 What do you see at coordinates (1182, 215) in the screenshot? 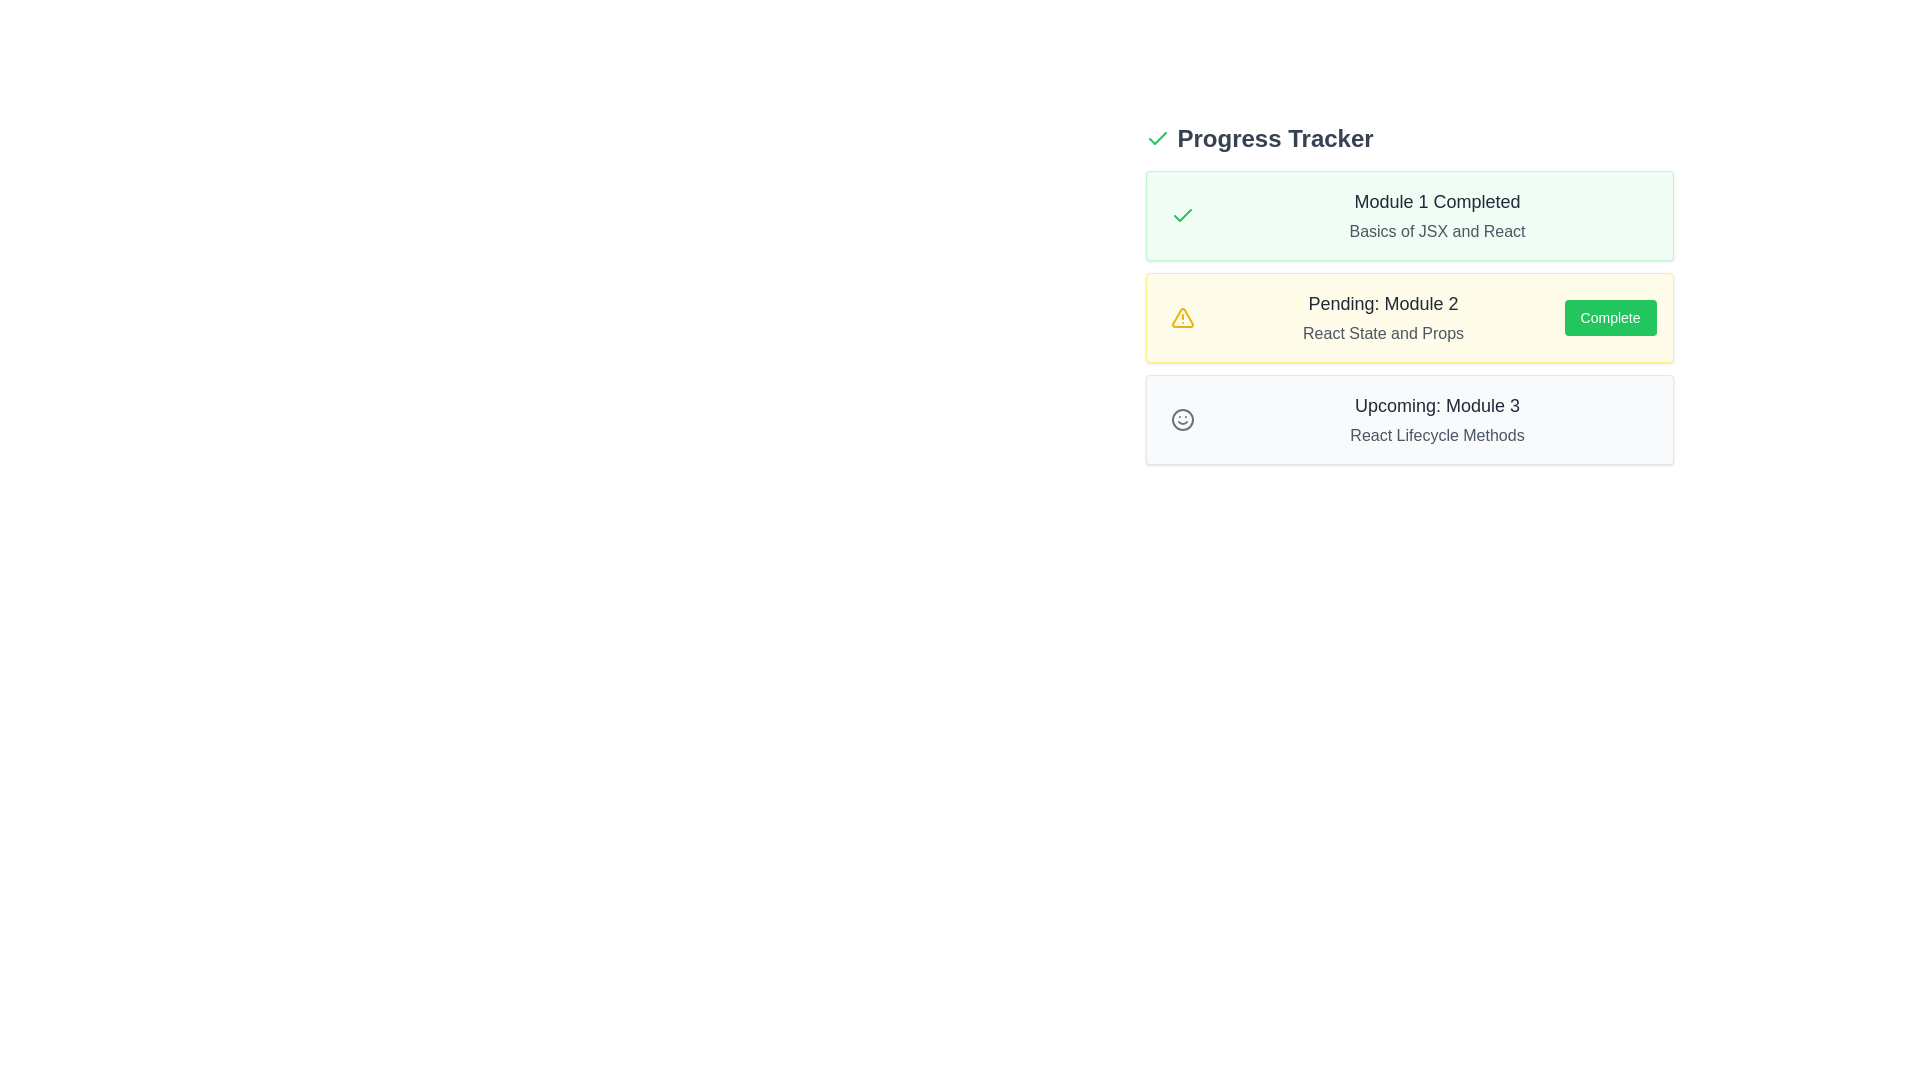
I see `the checkmark icon within the 'Module 1 Completed' section of the 'Progress Tracker' interface, which indicates success or completion` at bounding box center [1182, 215].